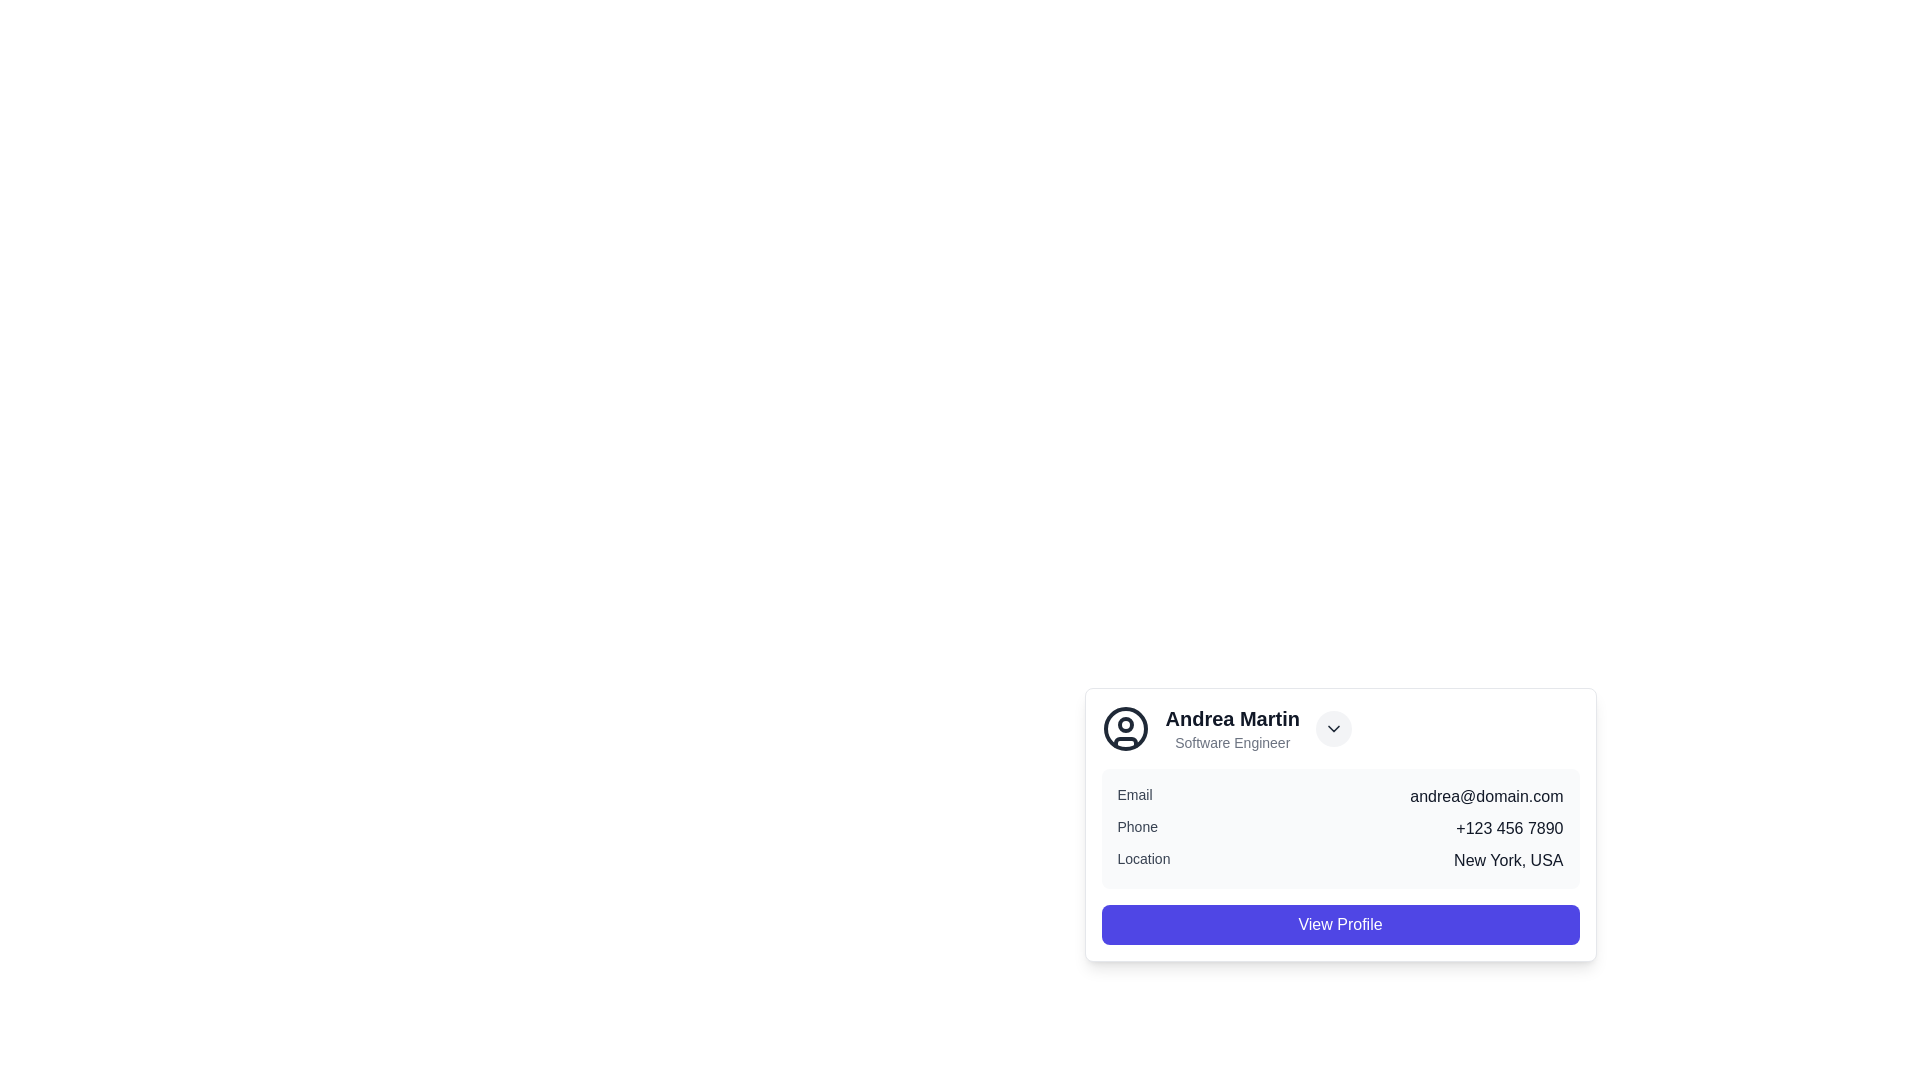 The image size is (1920, 1080). Describe the element at coordinates (1125, 725) in the screenshot. I see `the decorative icon component, which is a circle shape located in the top-left region of the graphical user icon on the profile card` at that location.